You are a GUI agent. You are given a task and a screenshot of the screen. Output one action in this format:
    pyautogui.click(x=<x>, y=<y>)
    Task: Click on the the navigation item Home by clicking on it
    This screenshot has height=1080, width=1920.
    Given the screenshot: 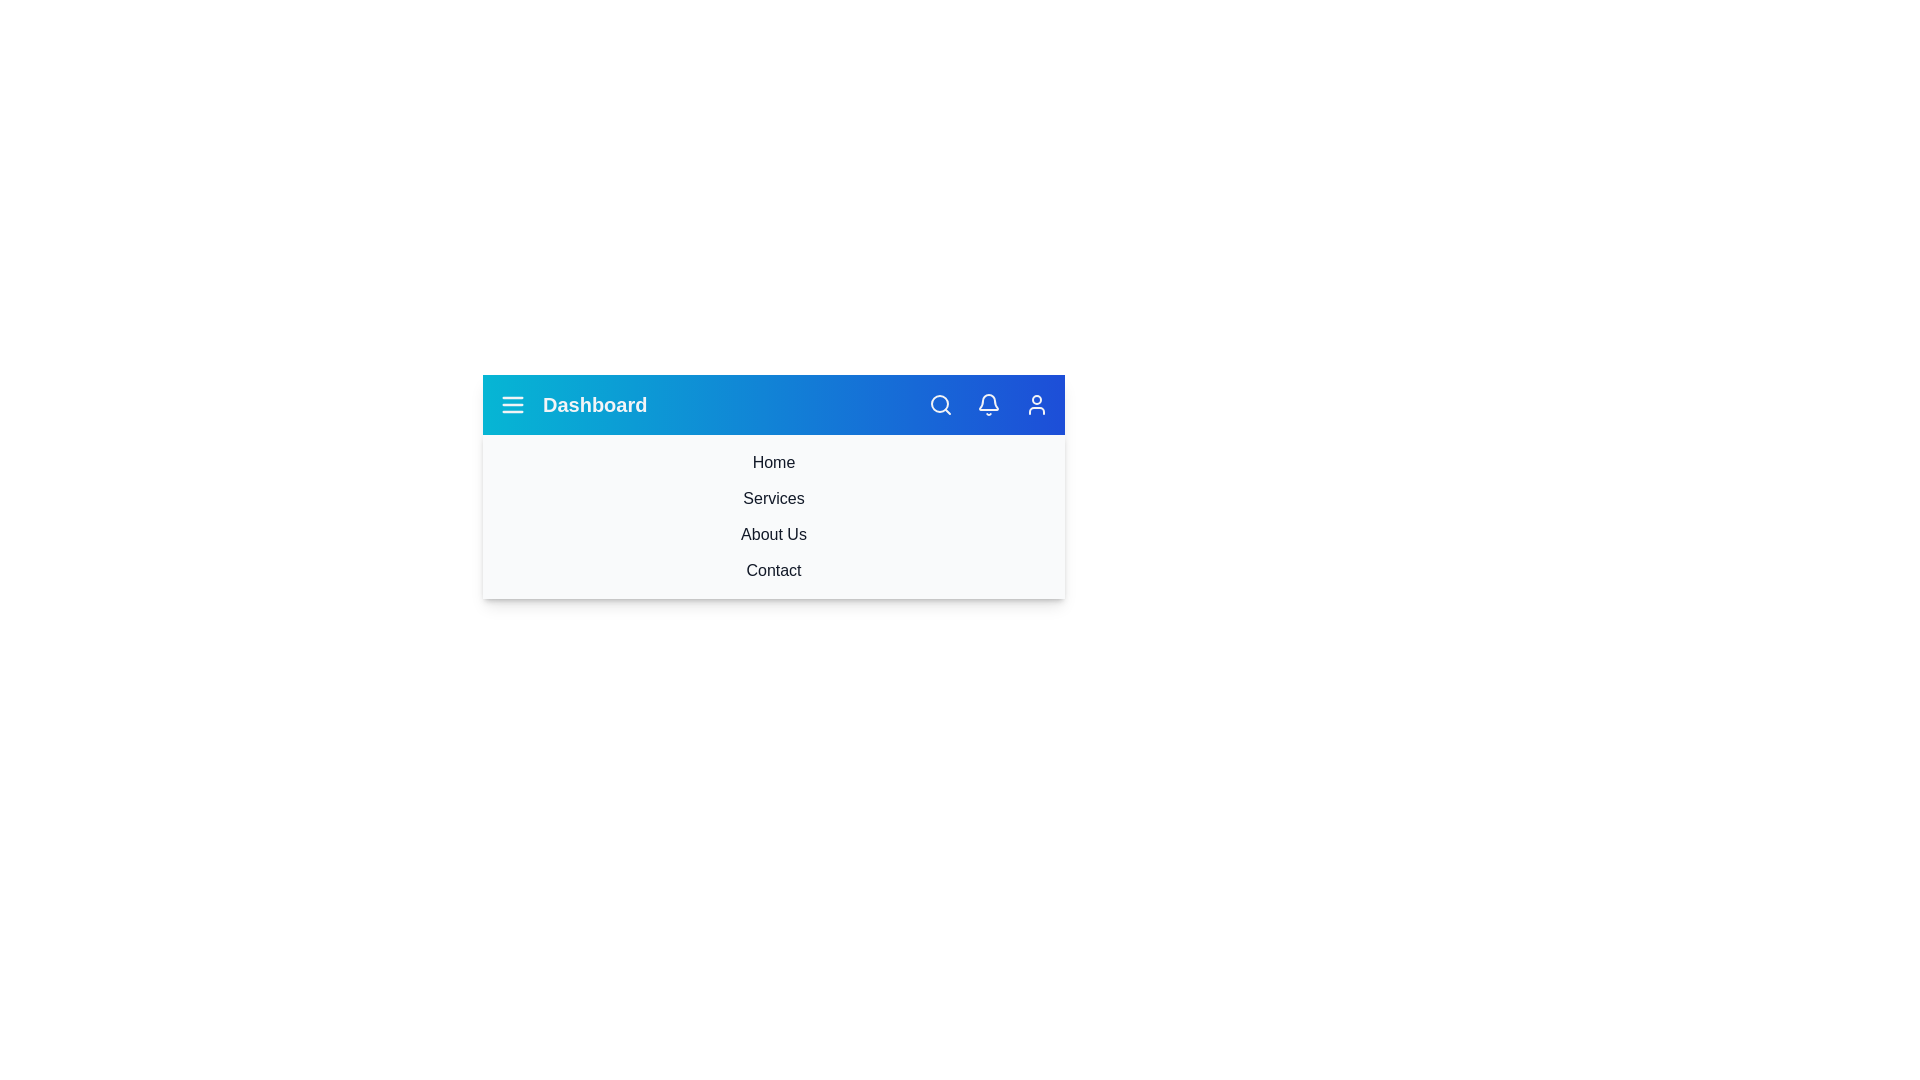 What is the action you would take?
    pyautogui.click(x=772, y=462)
    